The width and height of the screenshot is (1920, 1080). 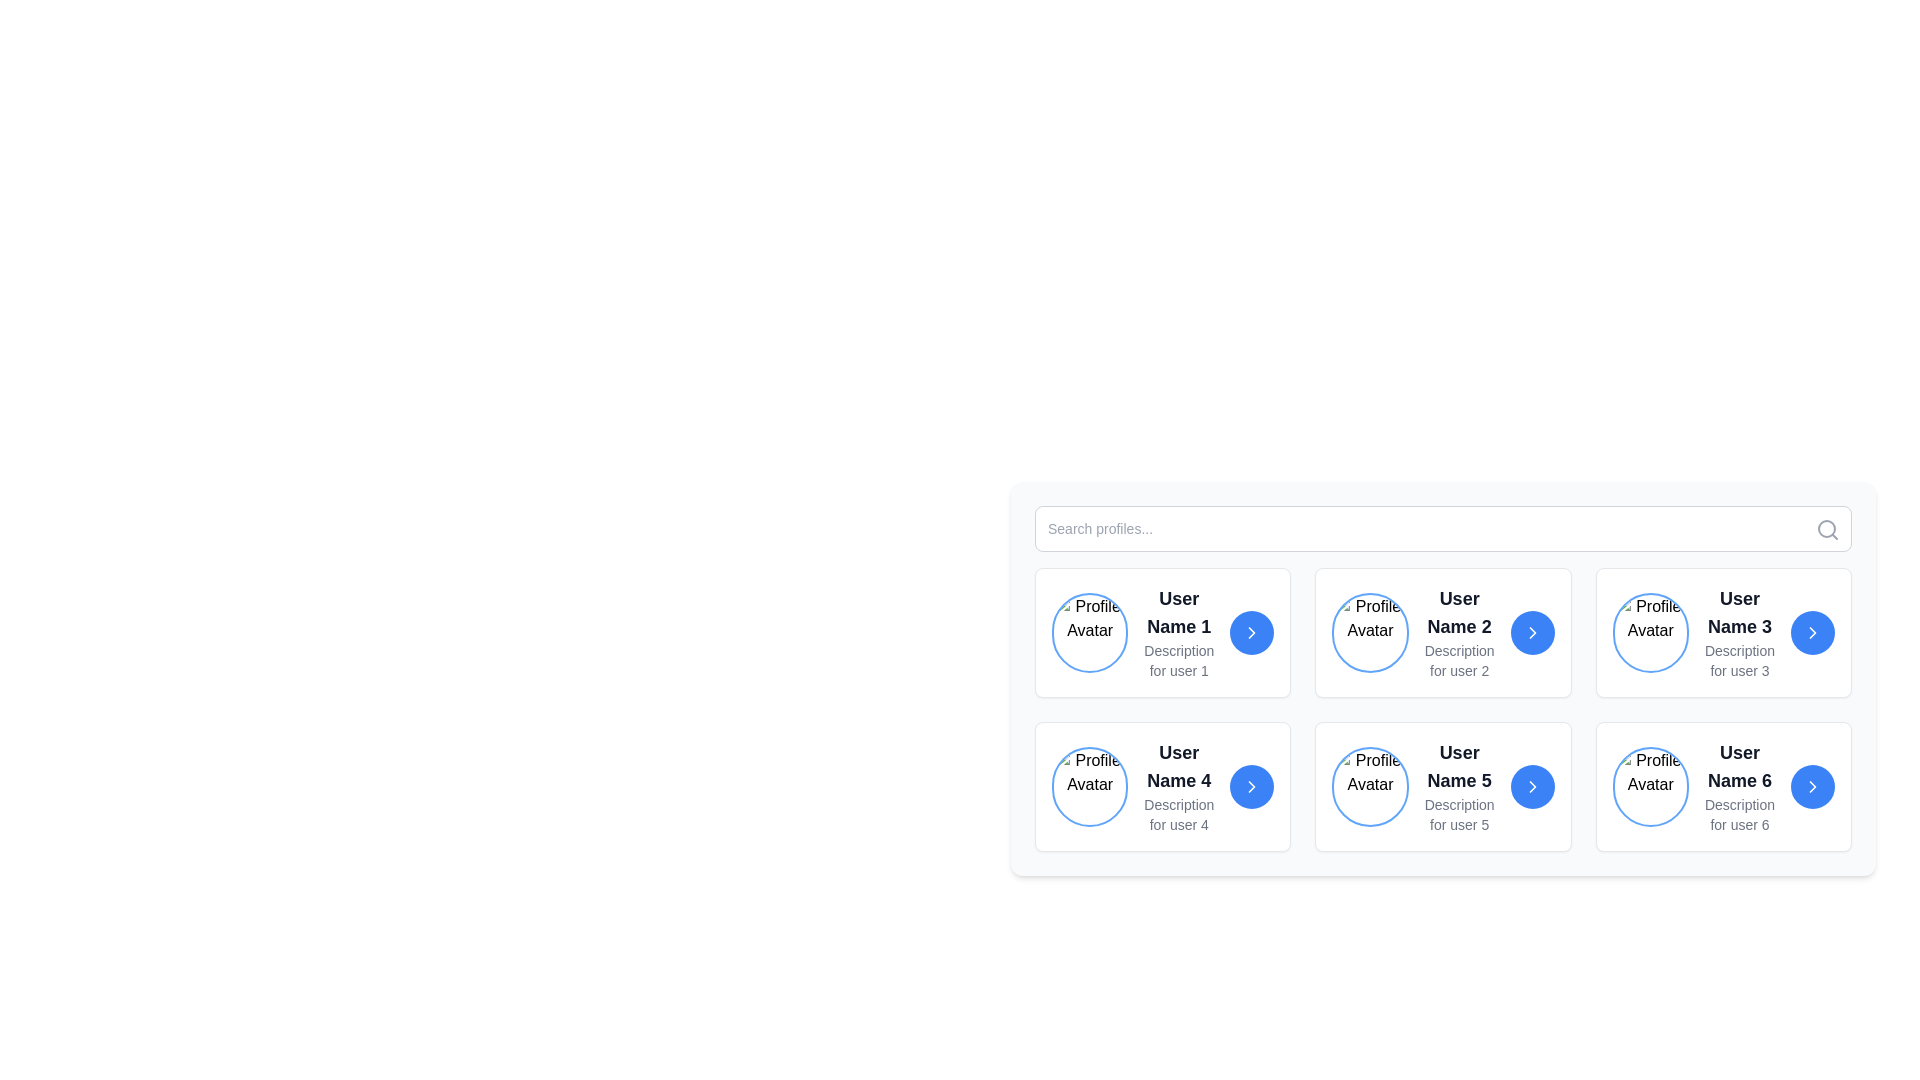 I want to click on the user description text in the sixth profile card located at the bottom-right corner of the grid layout, so click(x=1722, y=785).